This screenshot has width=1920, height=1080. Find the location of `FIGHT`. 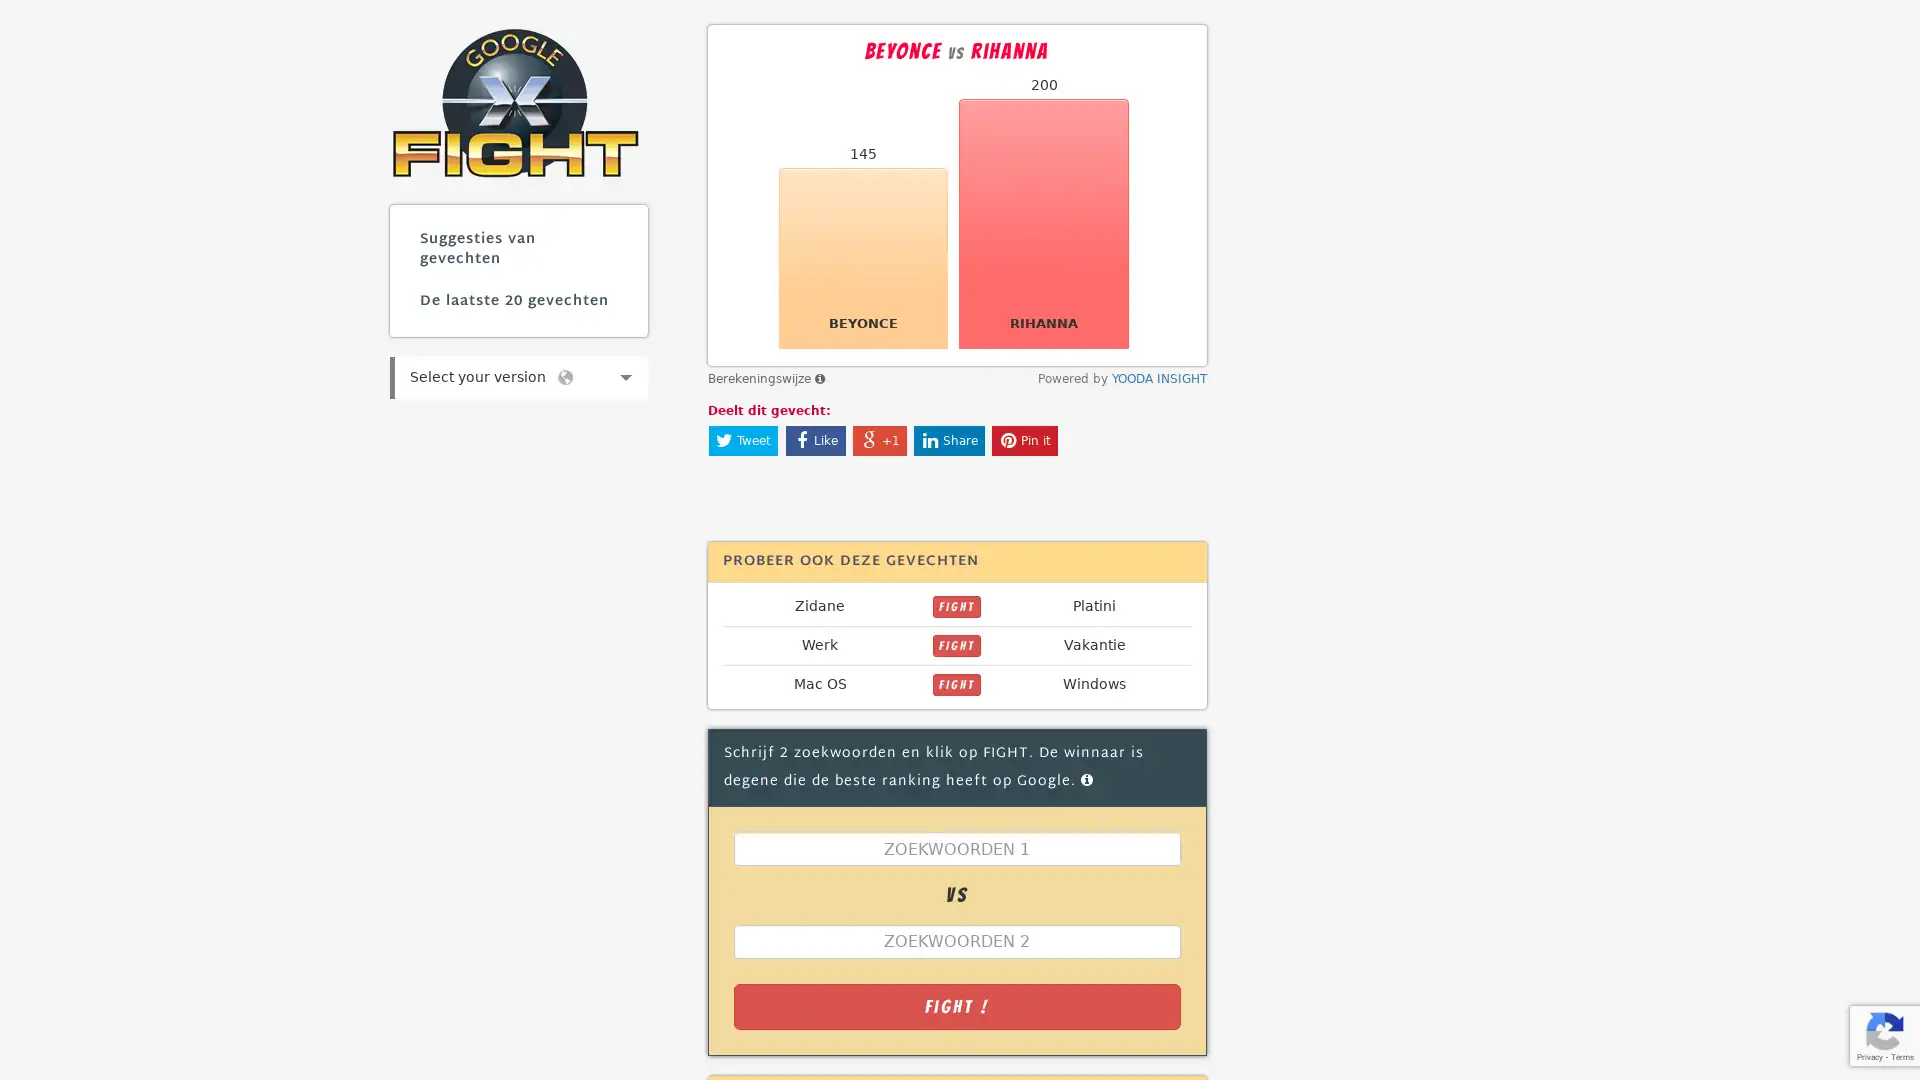

FIGHT is located at coordinates (955, 605).